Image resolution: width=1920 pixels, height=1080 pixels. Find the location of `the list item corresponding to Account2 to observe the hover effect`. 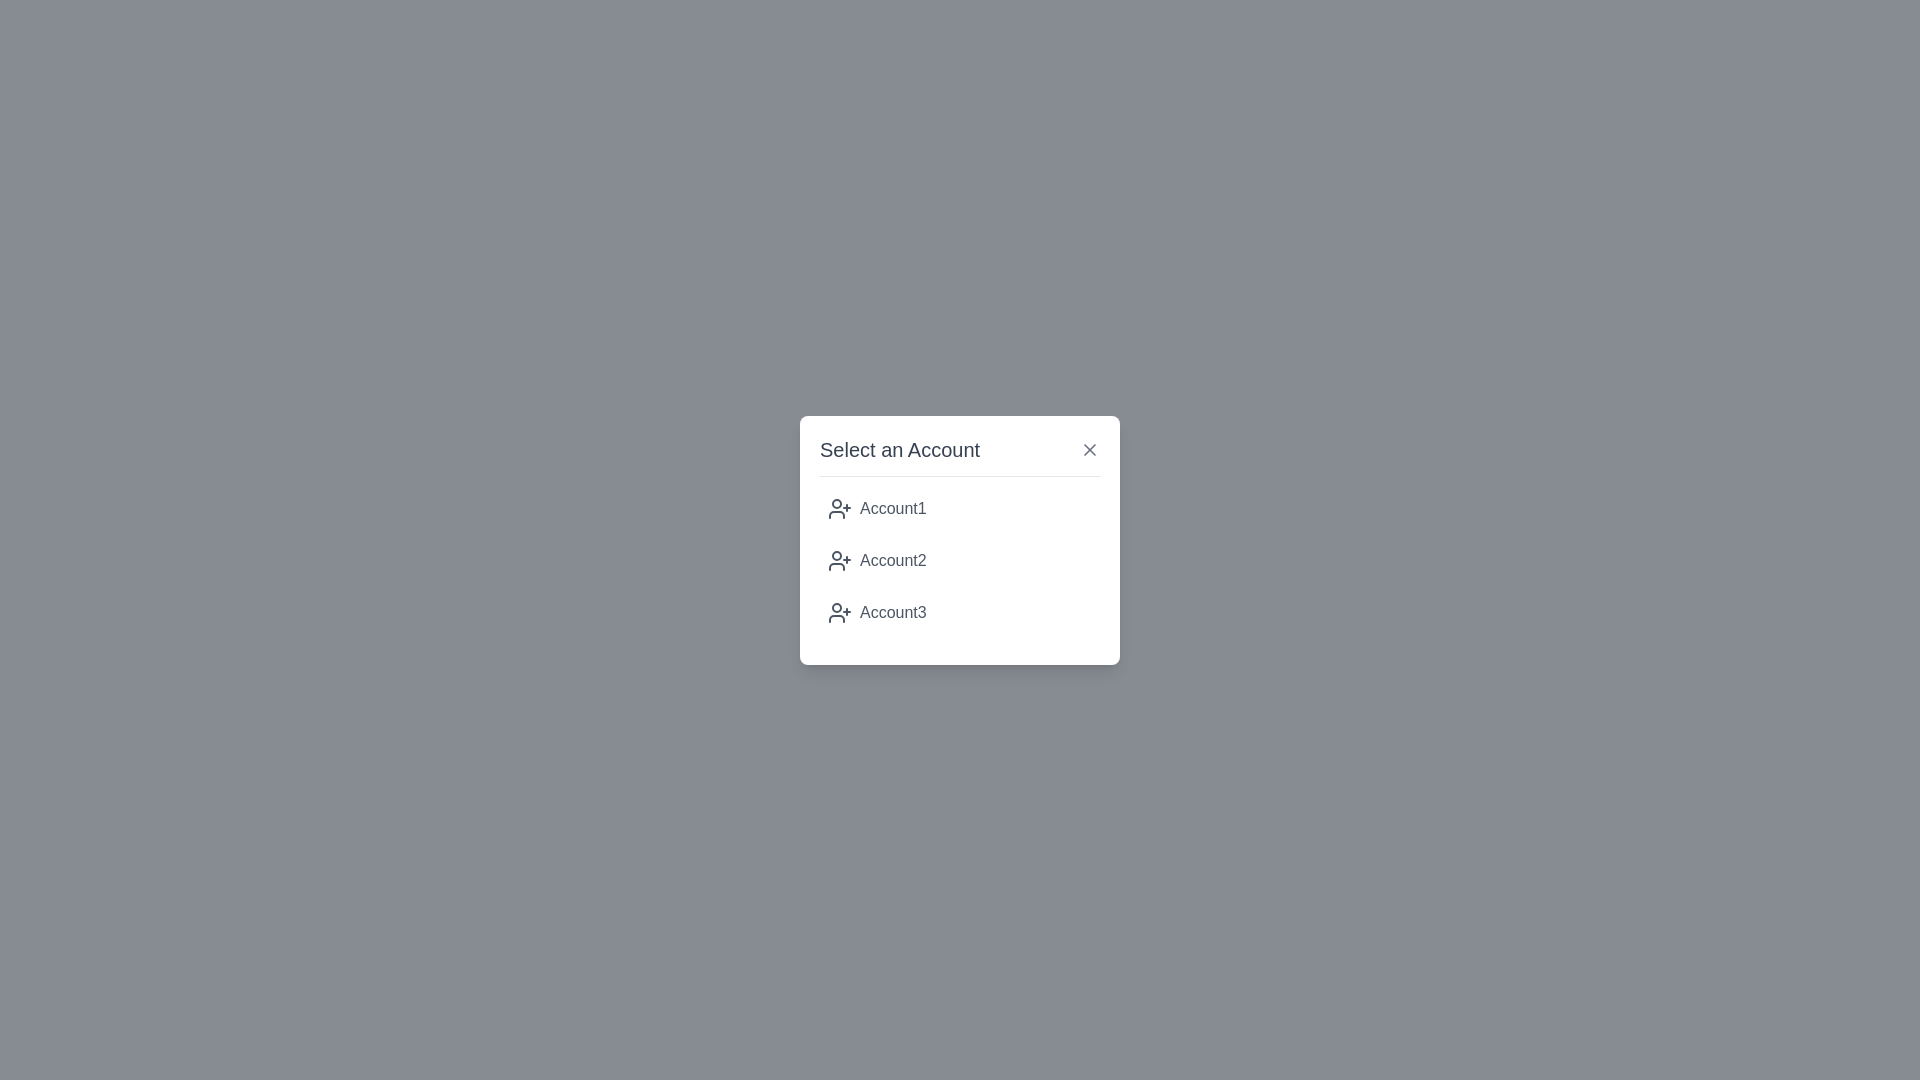

the list item corresponding to Account2 to observe the hover effect is located at coordinates (960, 560).